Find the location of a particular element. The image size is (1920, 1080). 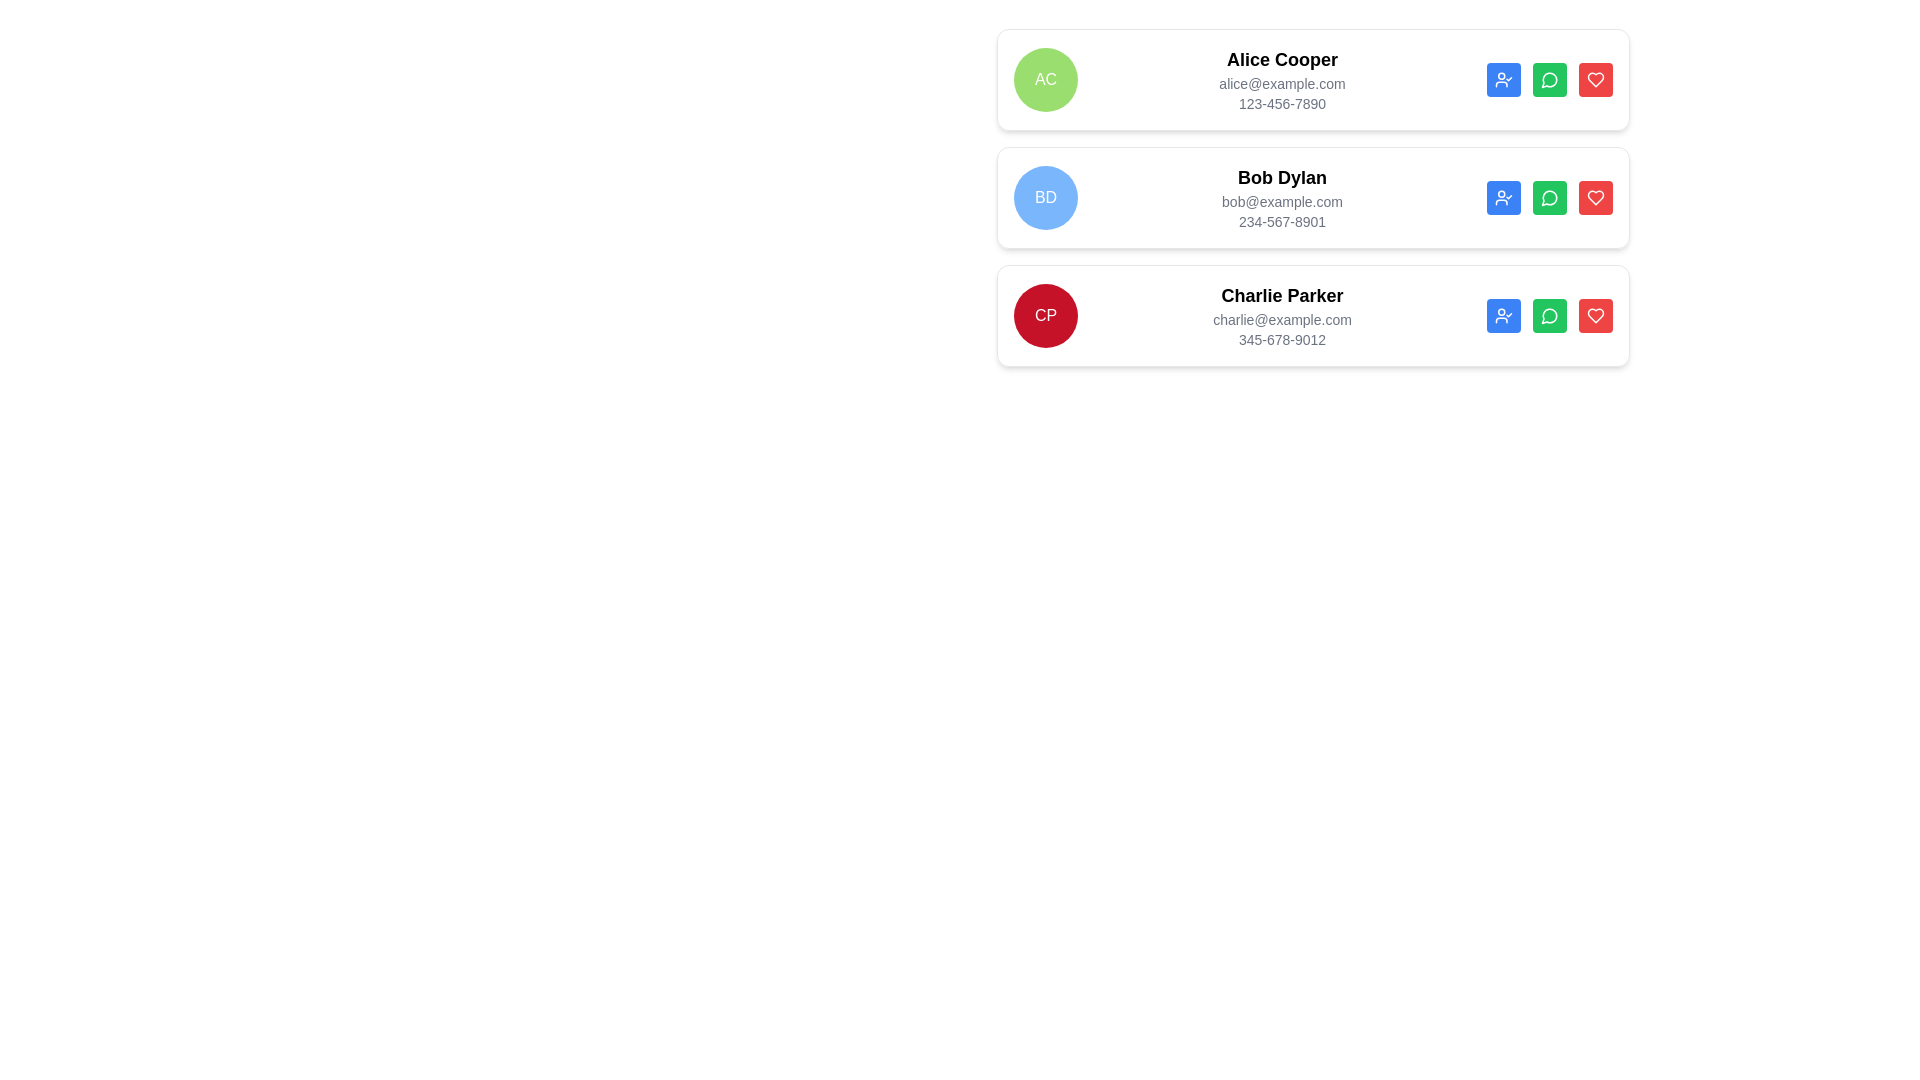

the SVG icon within the green circular button located on the right portion of the card for 'Alice Cooper' is located at coordinates (1549, 79).